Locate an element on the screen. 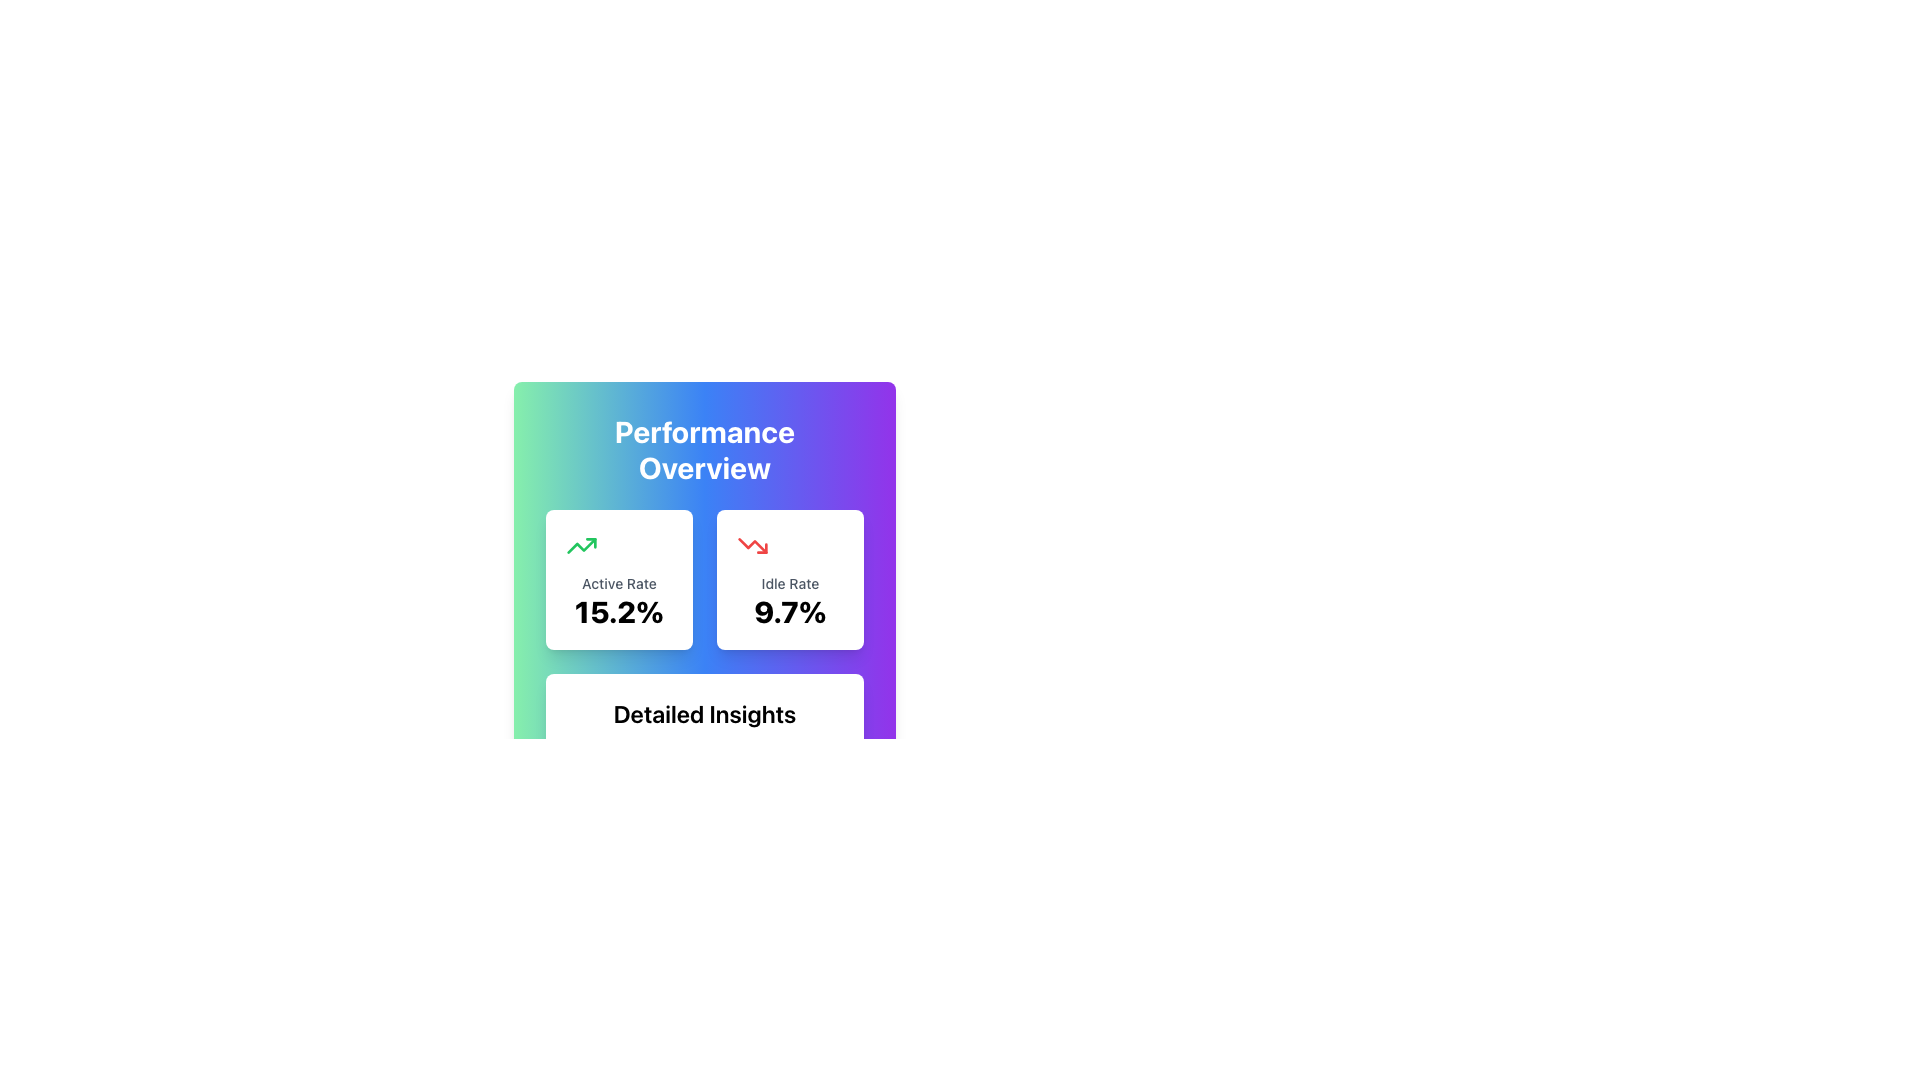  the numeric value label indicating the idle rate percentage in the 'Performance Overview' section, positioned beneath the 'Idle Rate' label and near a downward trend icon is located at coordinates (789, 611).